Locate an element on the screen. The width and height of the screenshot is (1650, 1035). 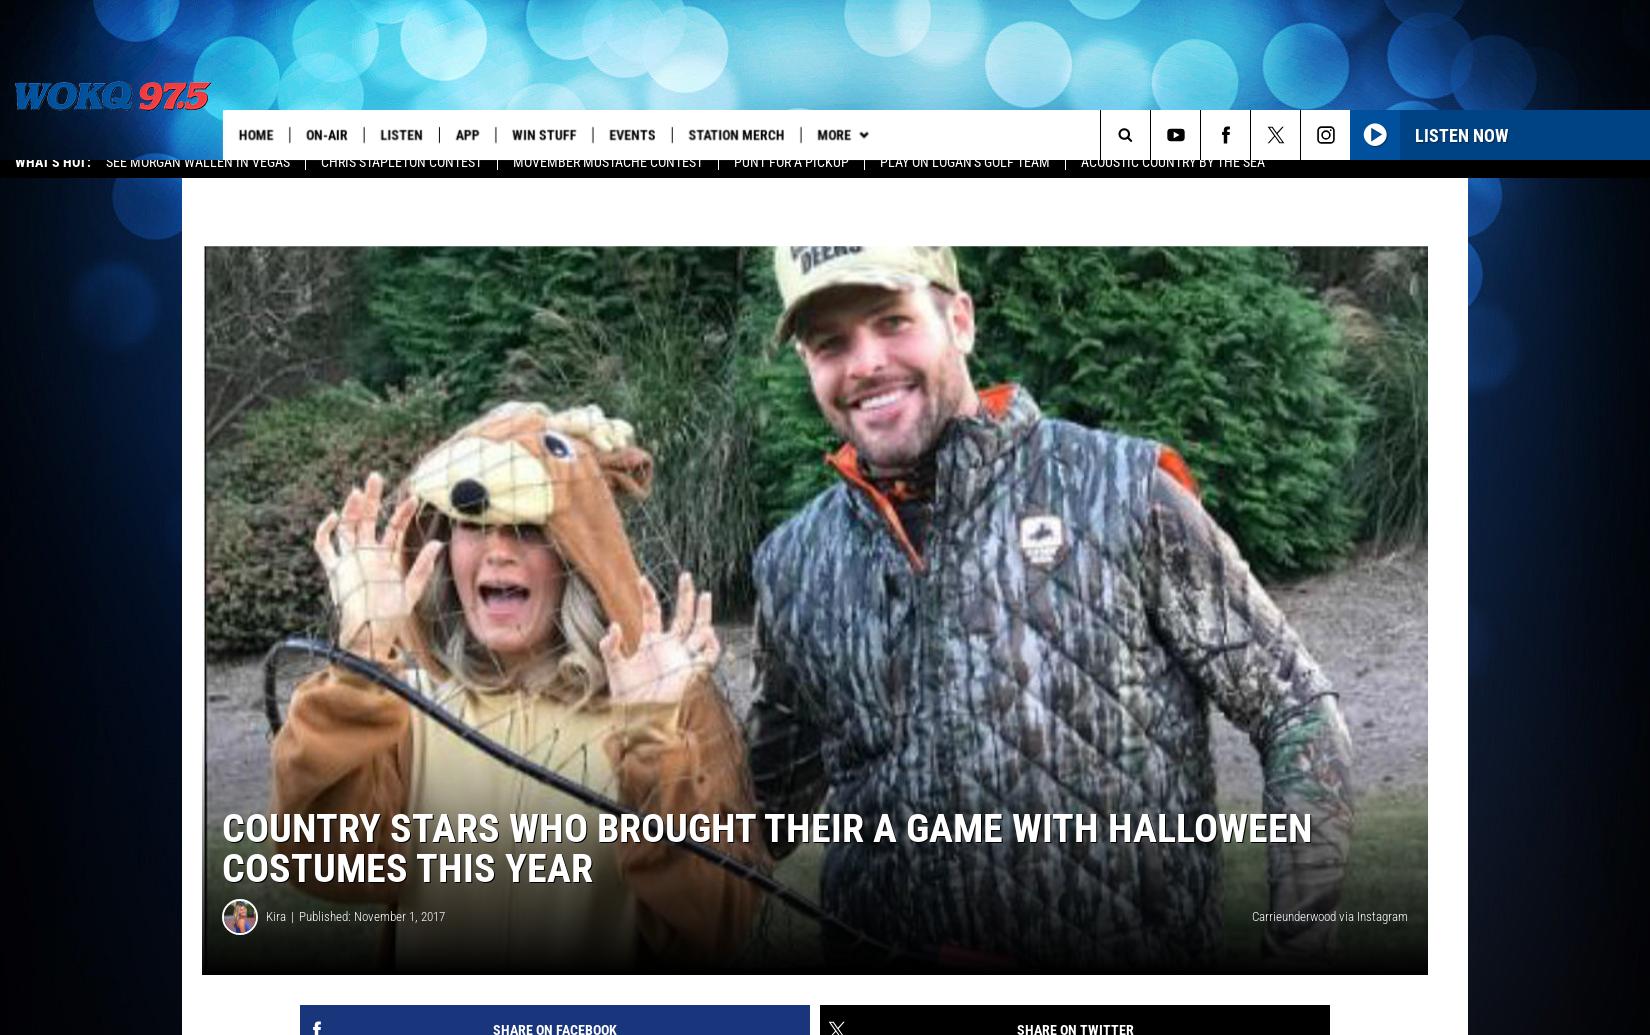
'Win Stuff' is located at coordinates (516, 134).